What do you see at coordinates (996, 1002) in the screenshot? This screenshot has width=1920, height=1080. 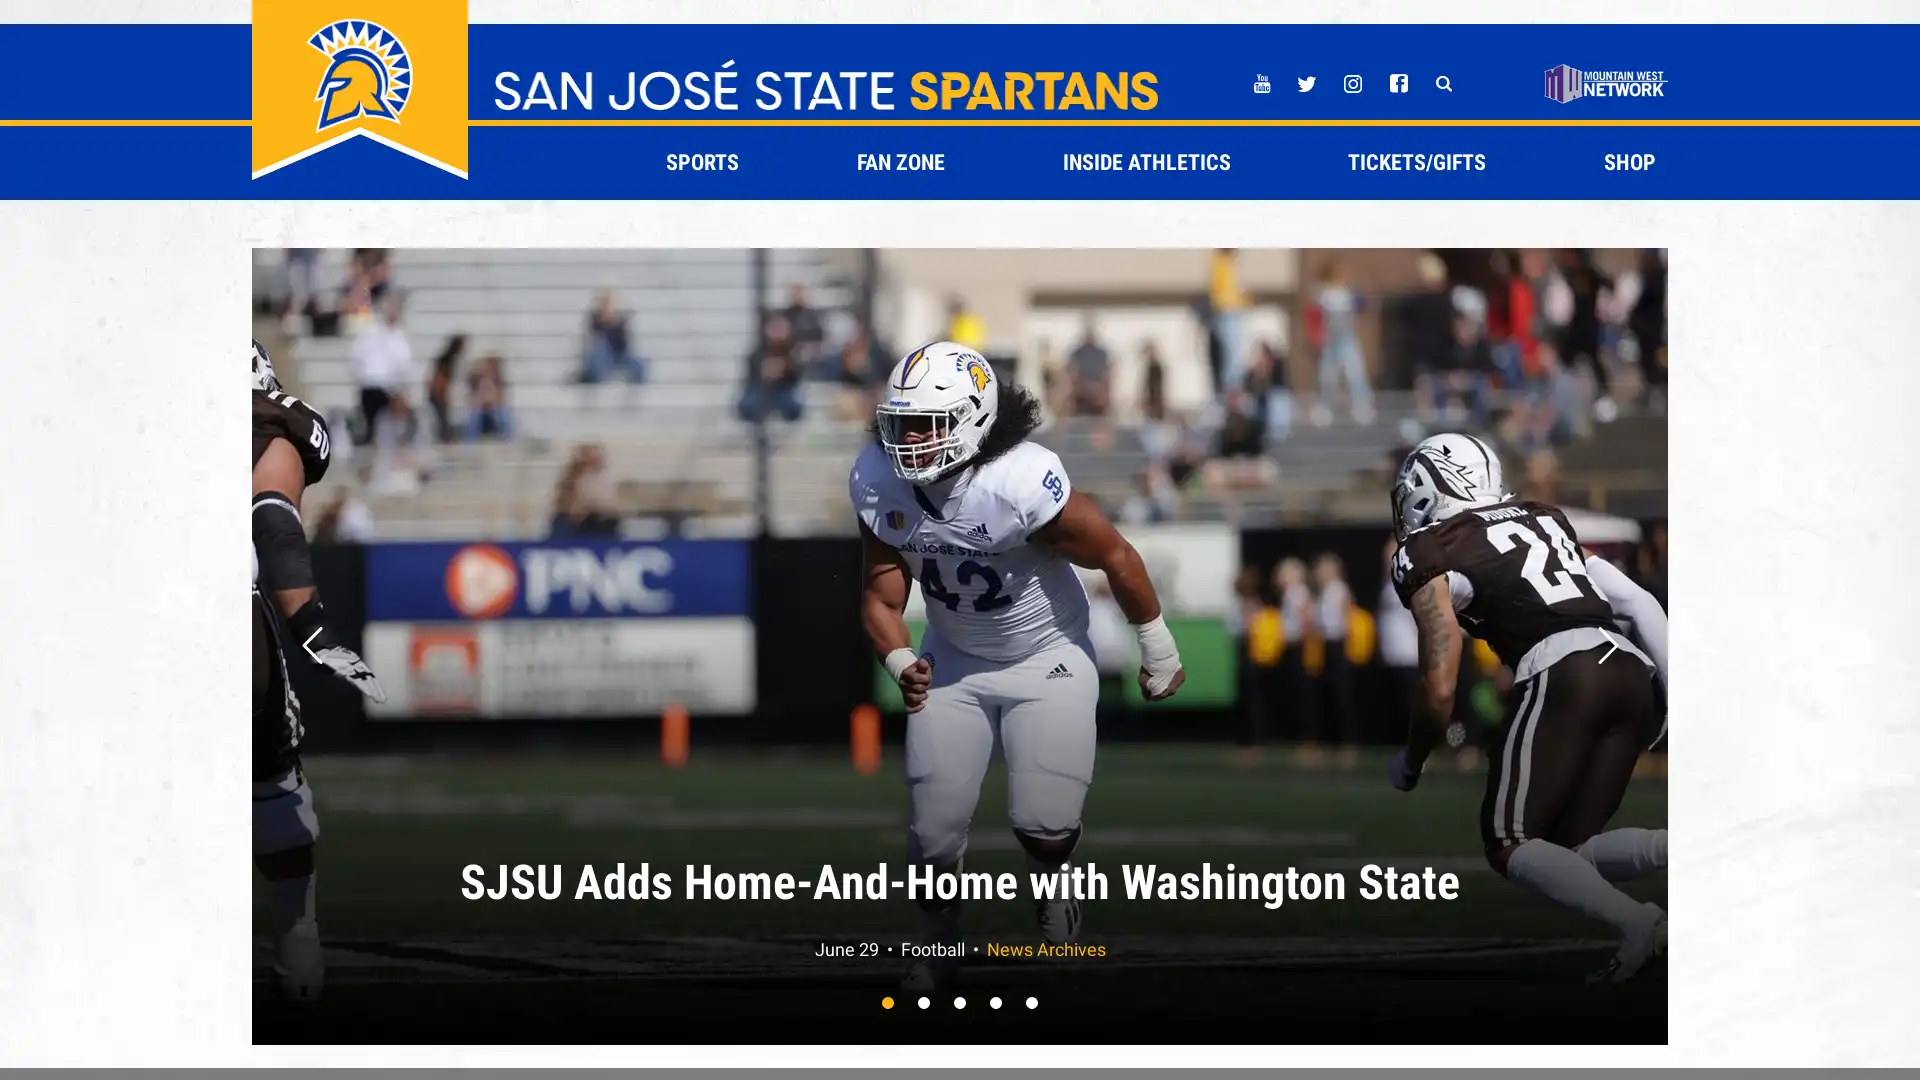 I see `Navigate to slide 4` at bounding box center [996, 1002].